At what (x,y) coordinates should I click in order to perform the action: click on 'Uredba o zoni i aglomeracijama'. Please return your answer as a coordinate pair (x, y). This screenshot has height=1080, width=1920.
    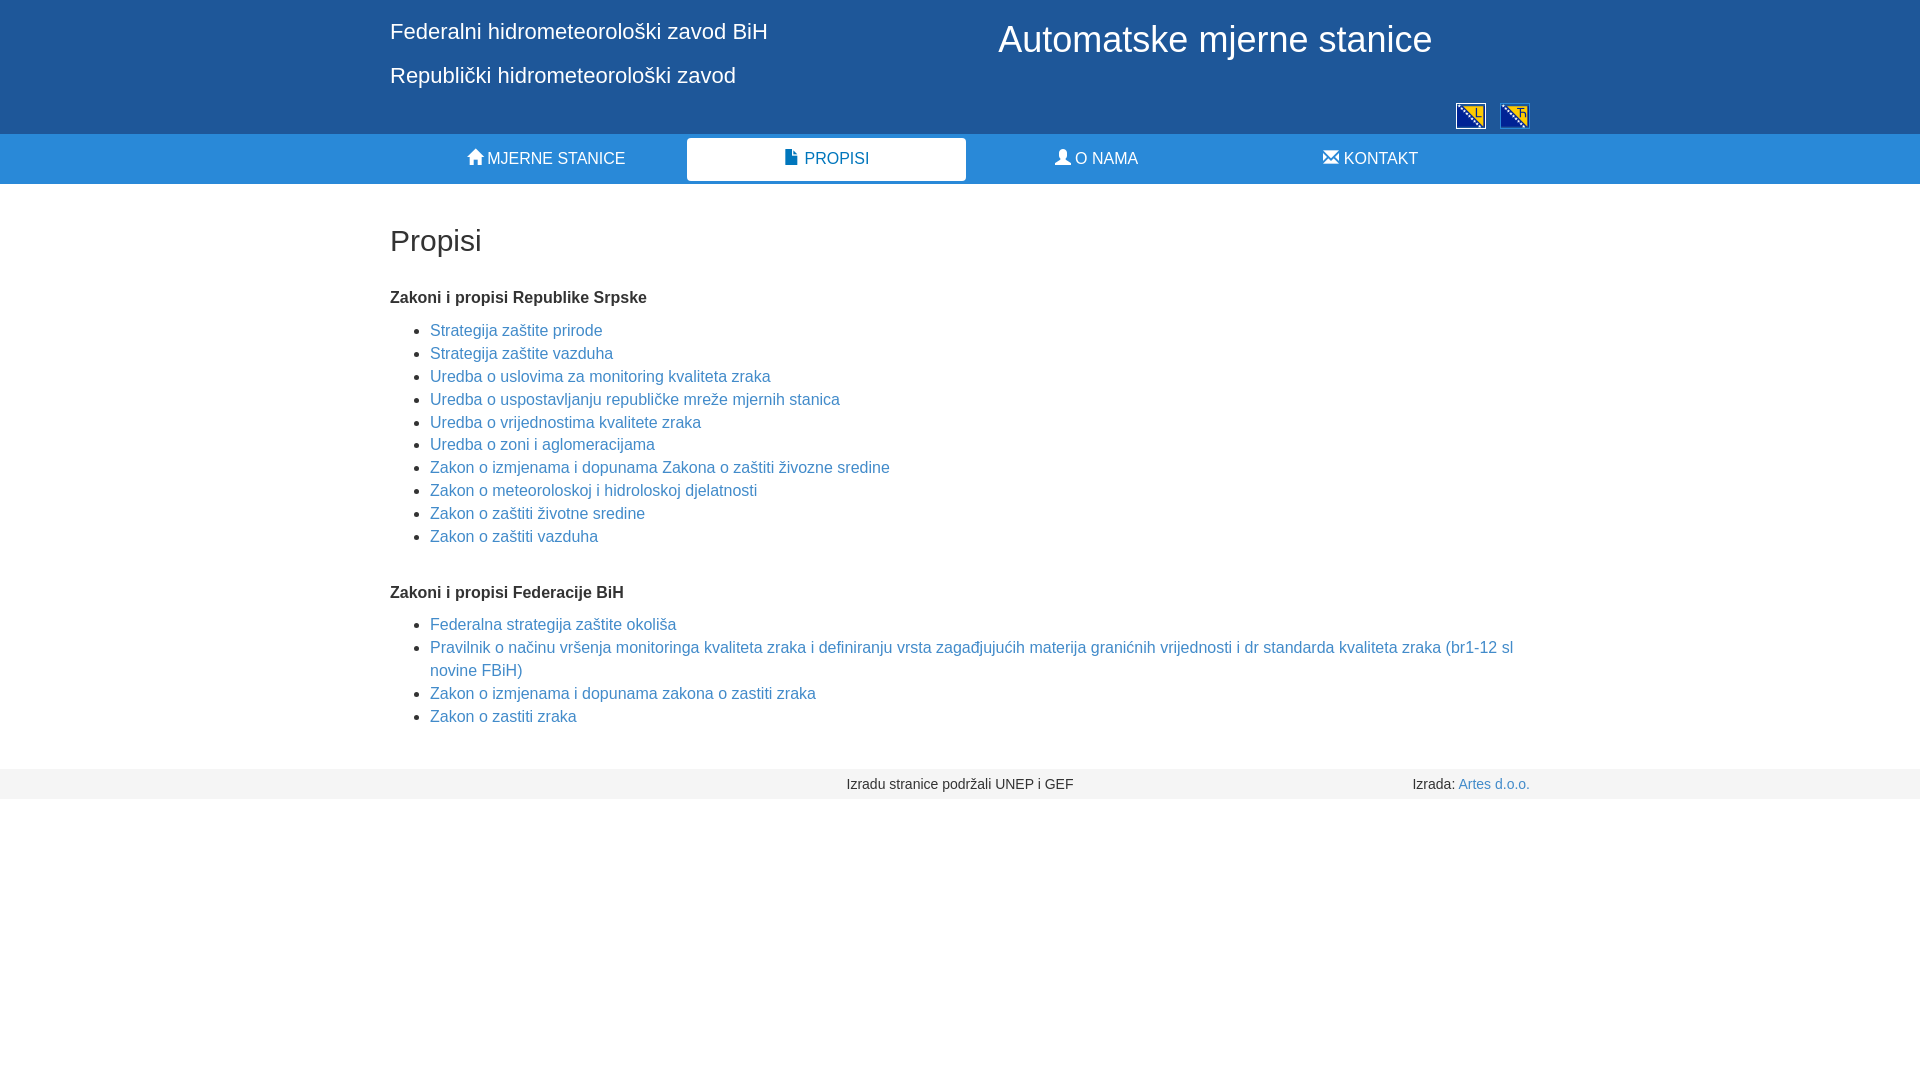
    Looking at the image, I should click on (542, 443).